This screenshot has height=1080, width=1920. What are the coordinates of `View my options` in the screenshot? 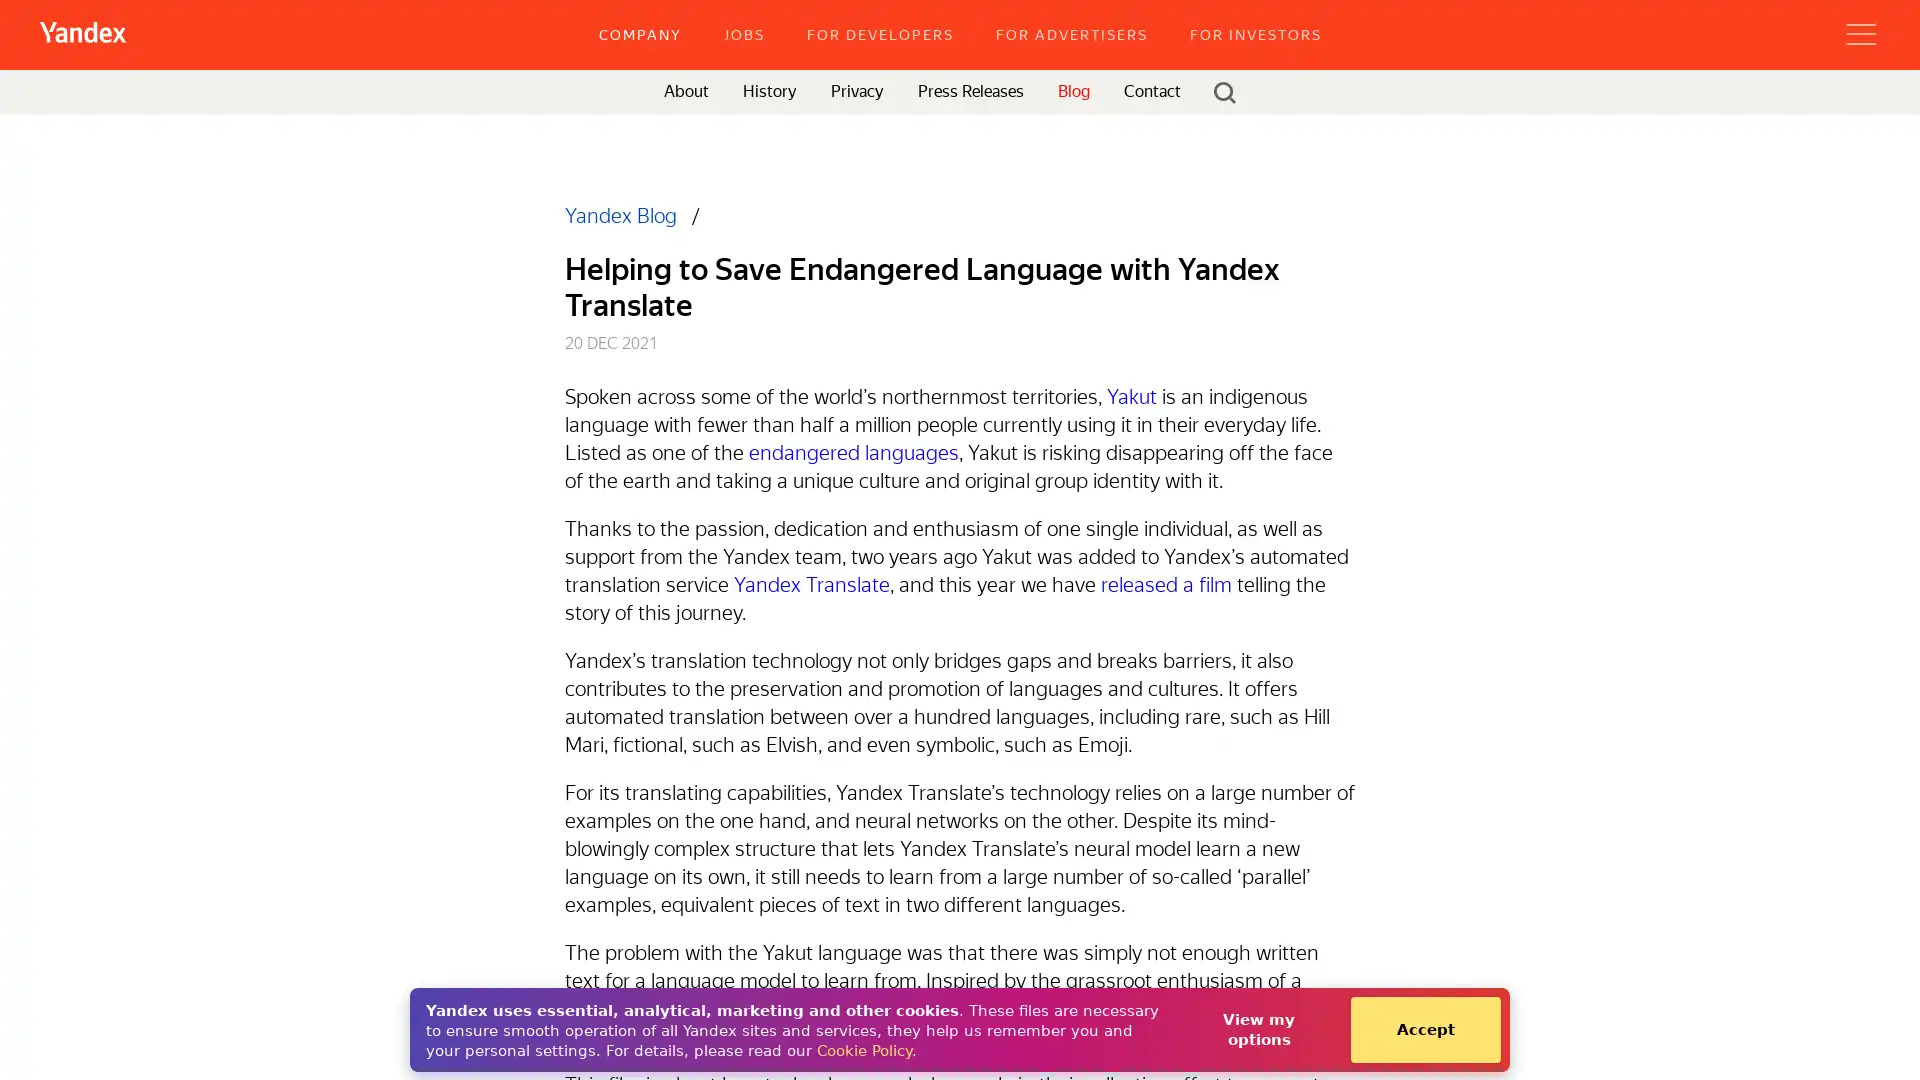 It's located at (1257, 1029).